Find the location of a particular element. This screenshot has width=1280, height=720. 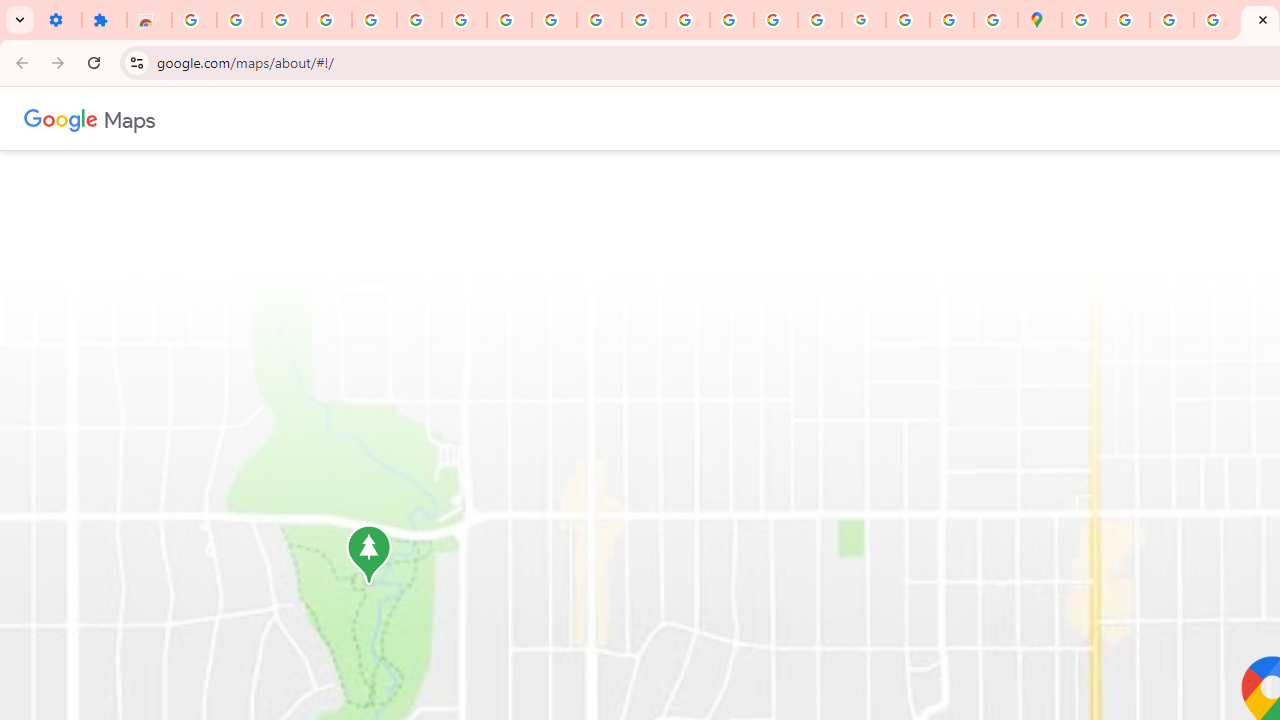

'Maps' is located at coordinates (128, 118).